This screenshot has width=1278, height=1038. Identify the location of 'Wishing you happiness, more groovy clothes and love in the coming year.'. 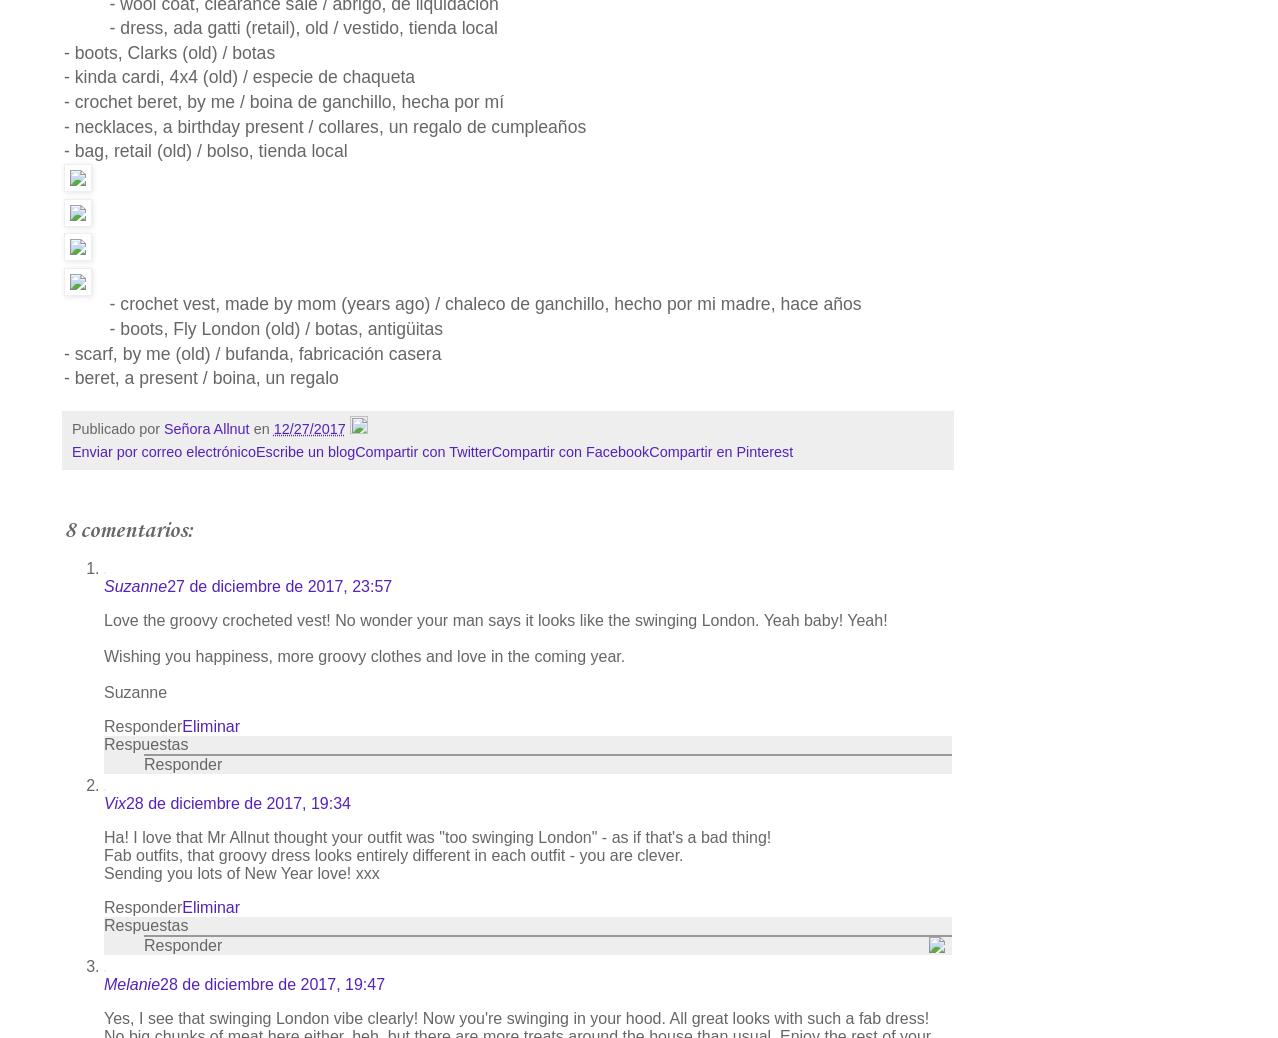
(363, 655).